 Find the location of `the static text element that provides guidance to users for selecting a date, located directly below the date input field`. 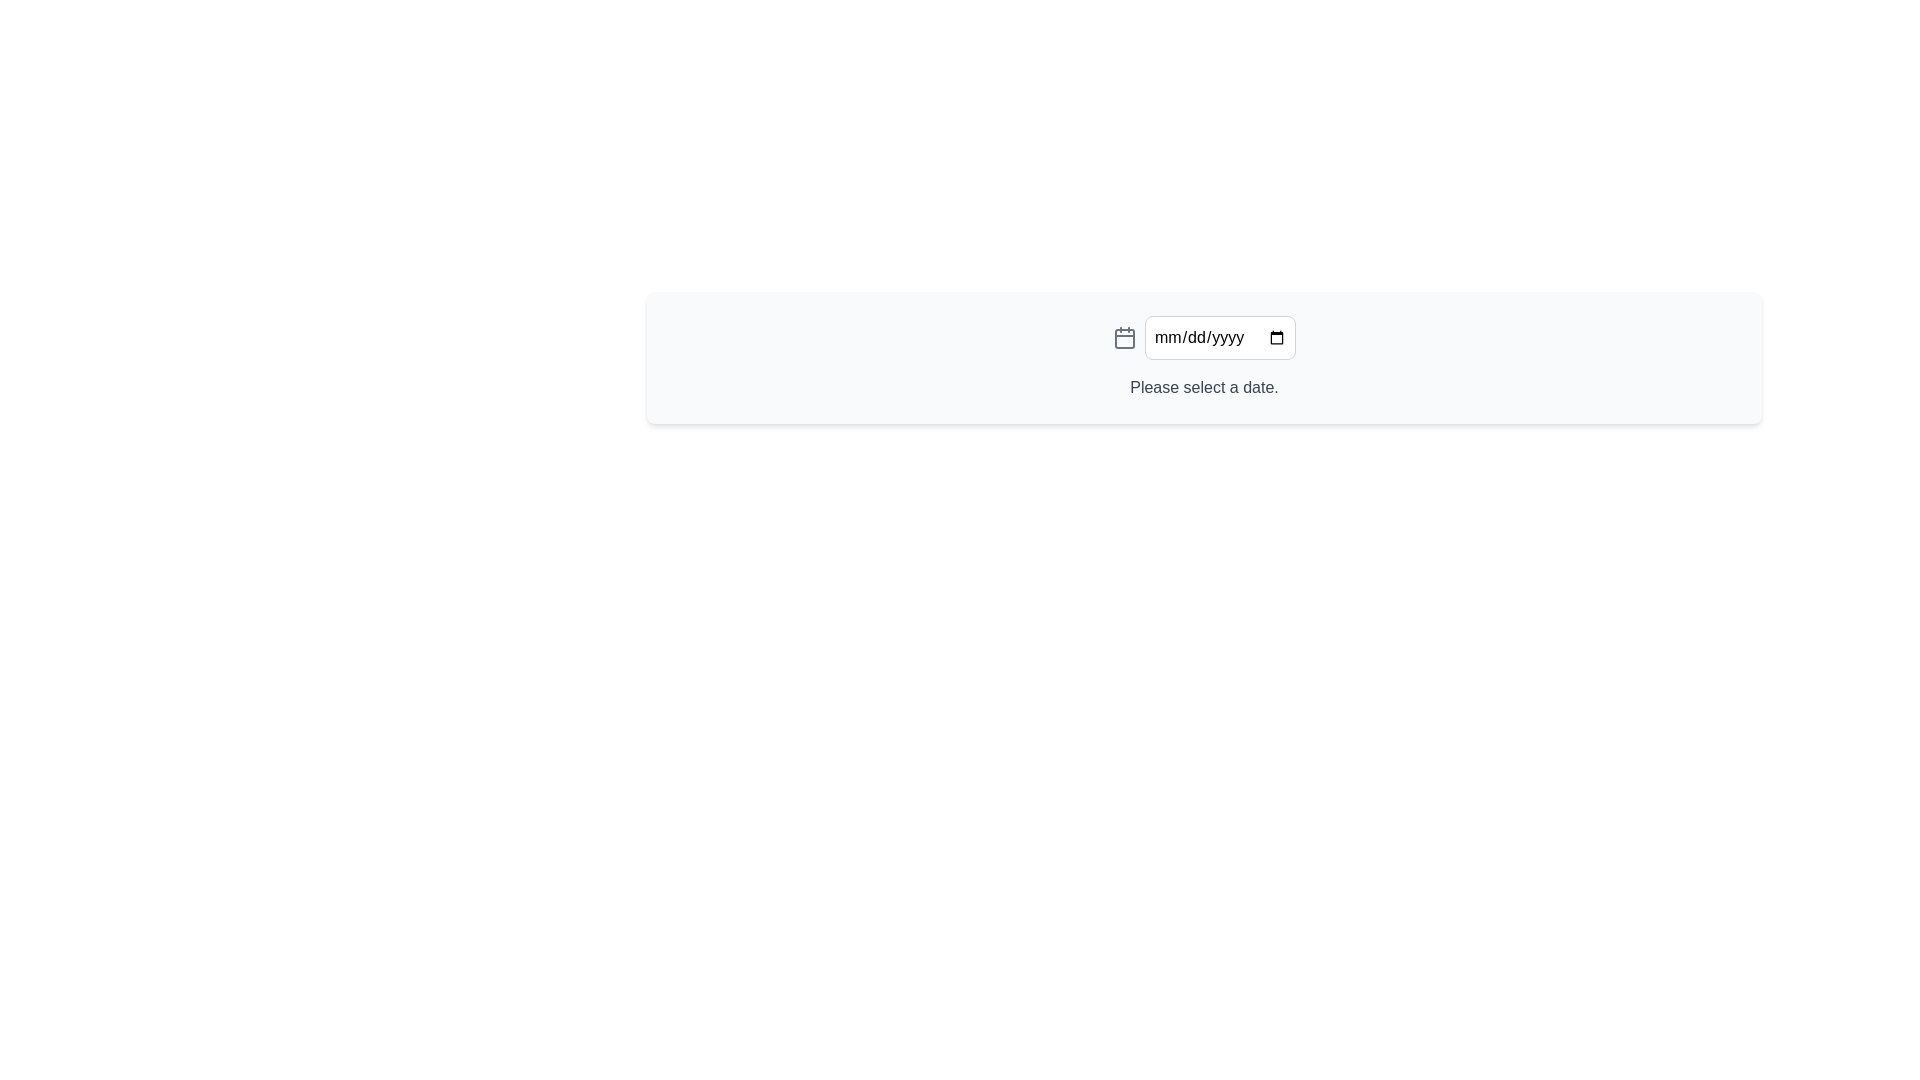

the static text element that provides guidance to users for selecting a date, located directly below the date input field is located at coordinates (1203, 388).